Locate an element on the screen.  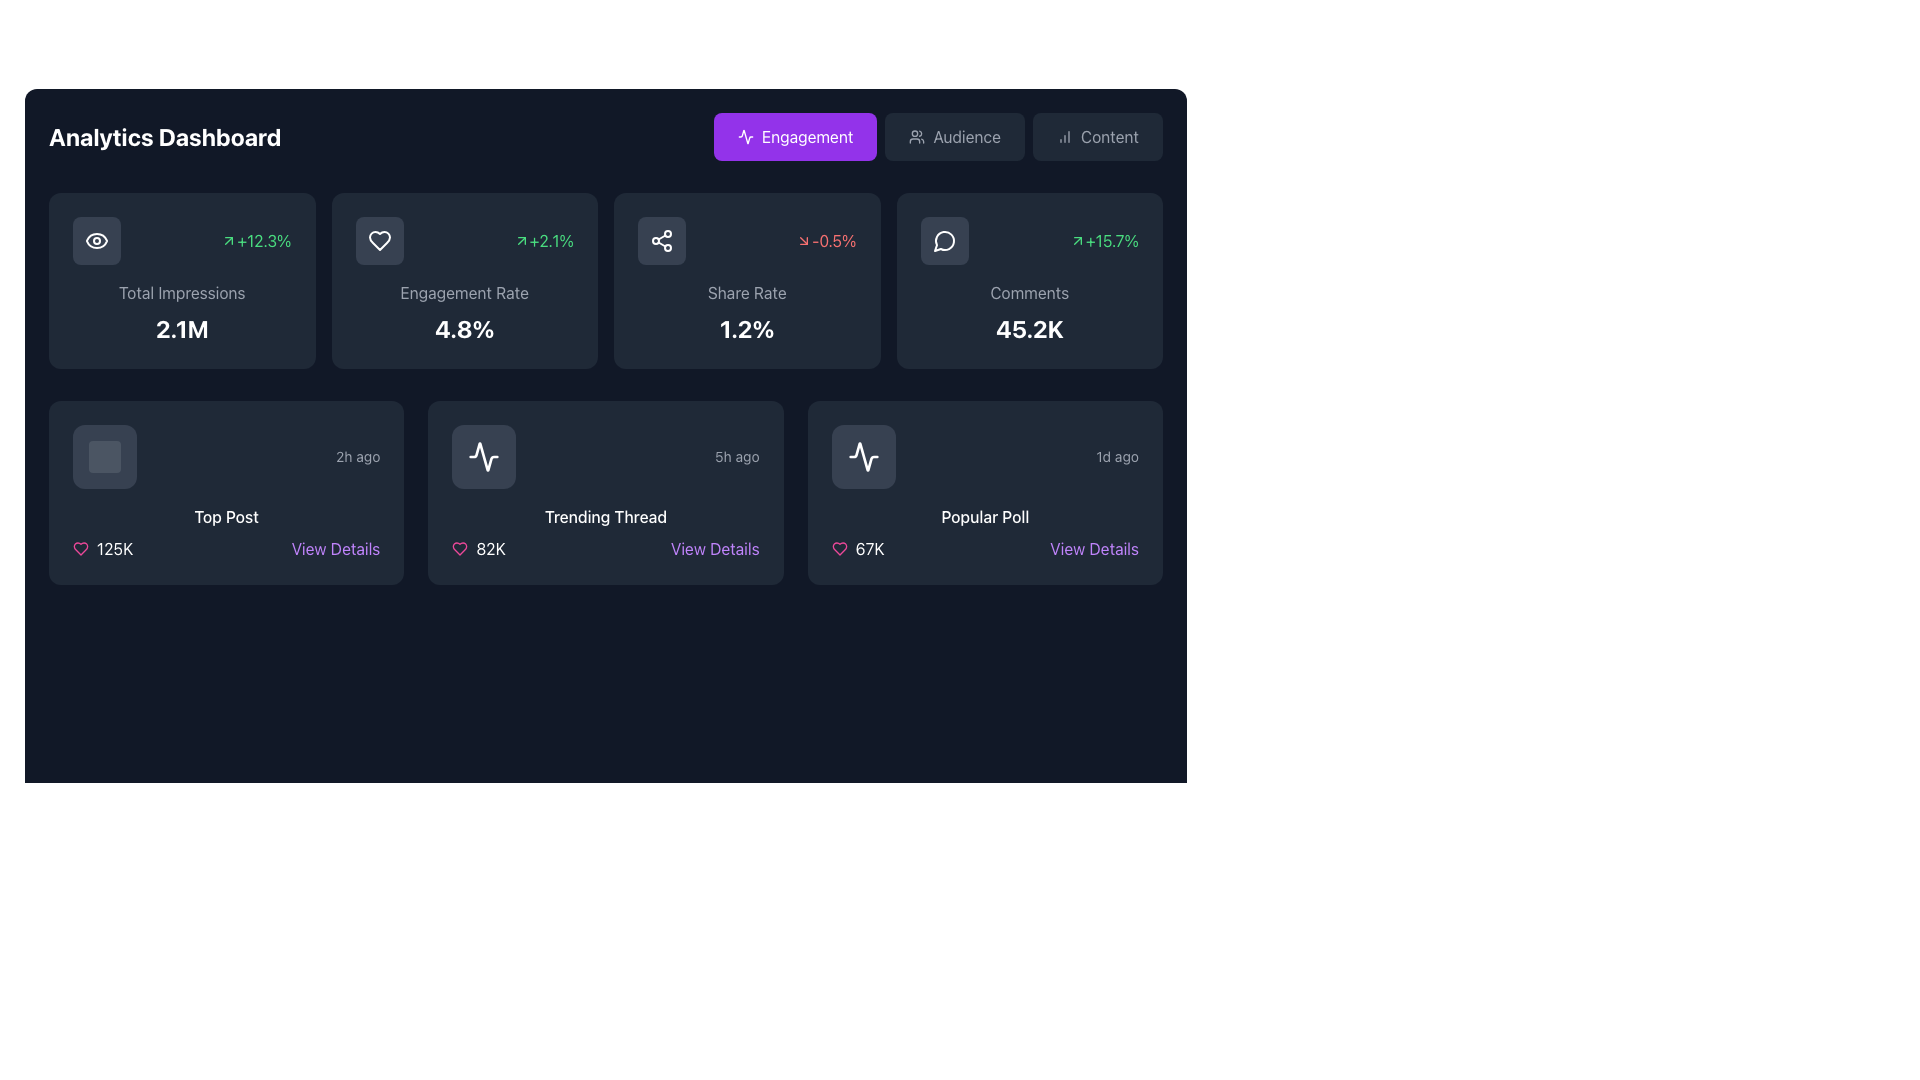
the heart-shaped icon indicating the 'Engagement Rate' within the analytics card layout is located at coordinates (379, 239).